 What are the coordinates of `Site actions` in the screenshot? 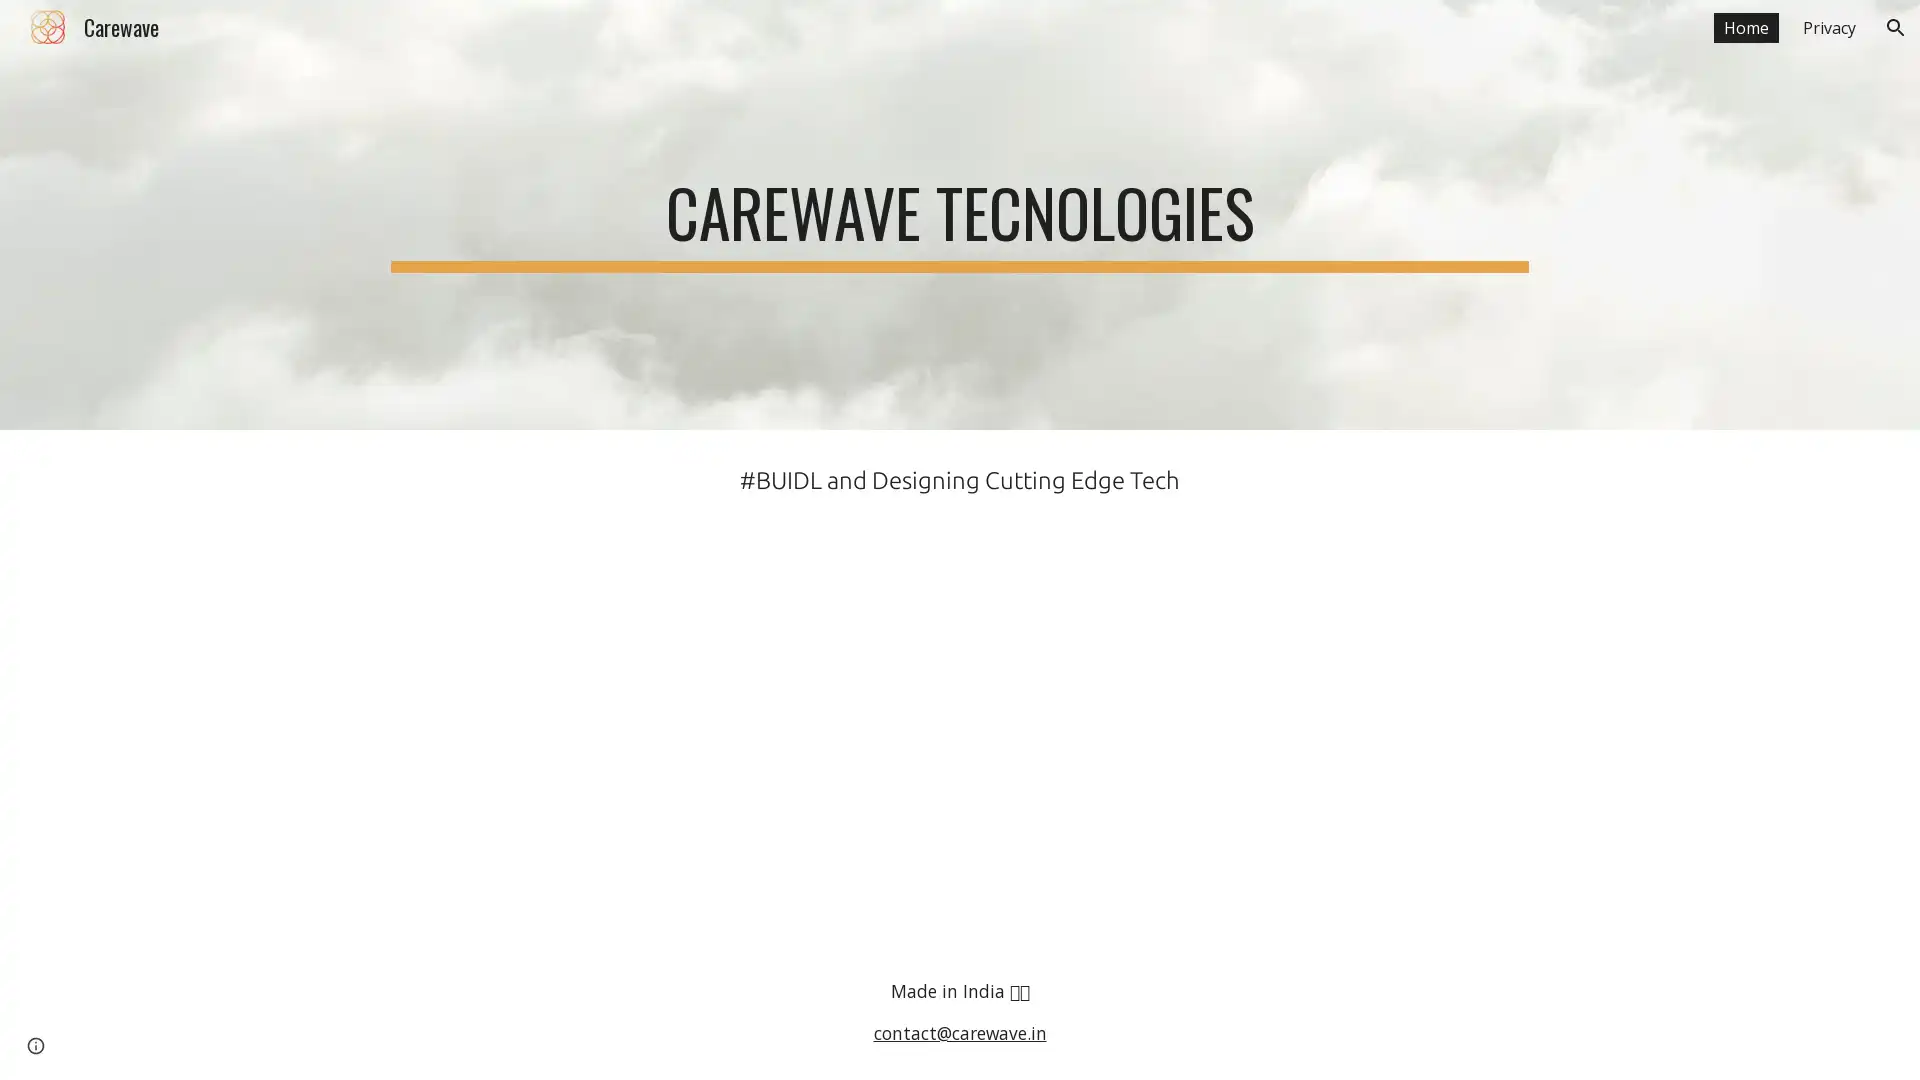 It's located at (35, 1044).